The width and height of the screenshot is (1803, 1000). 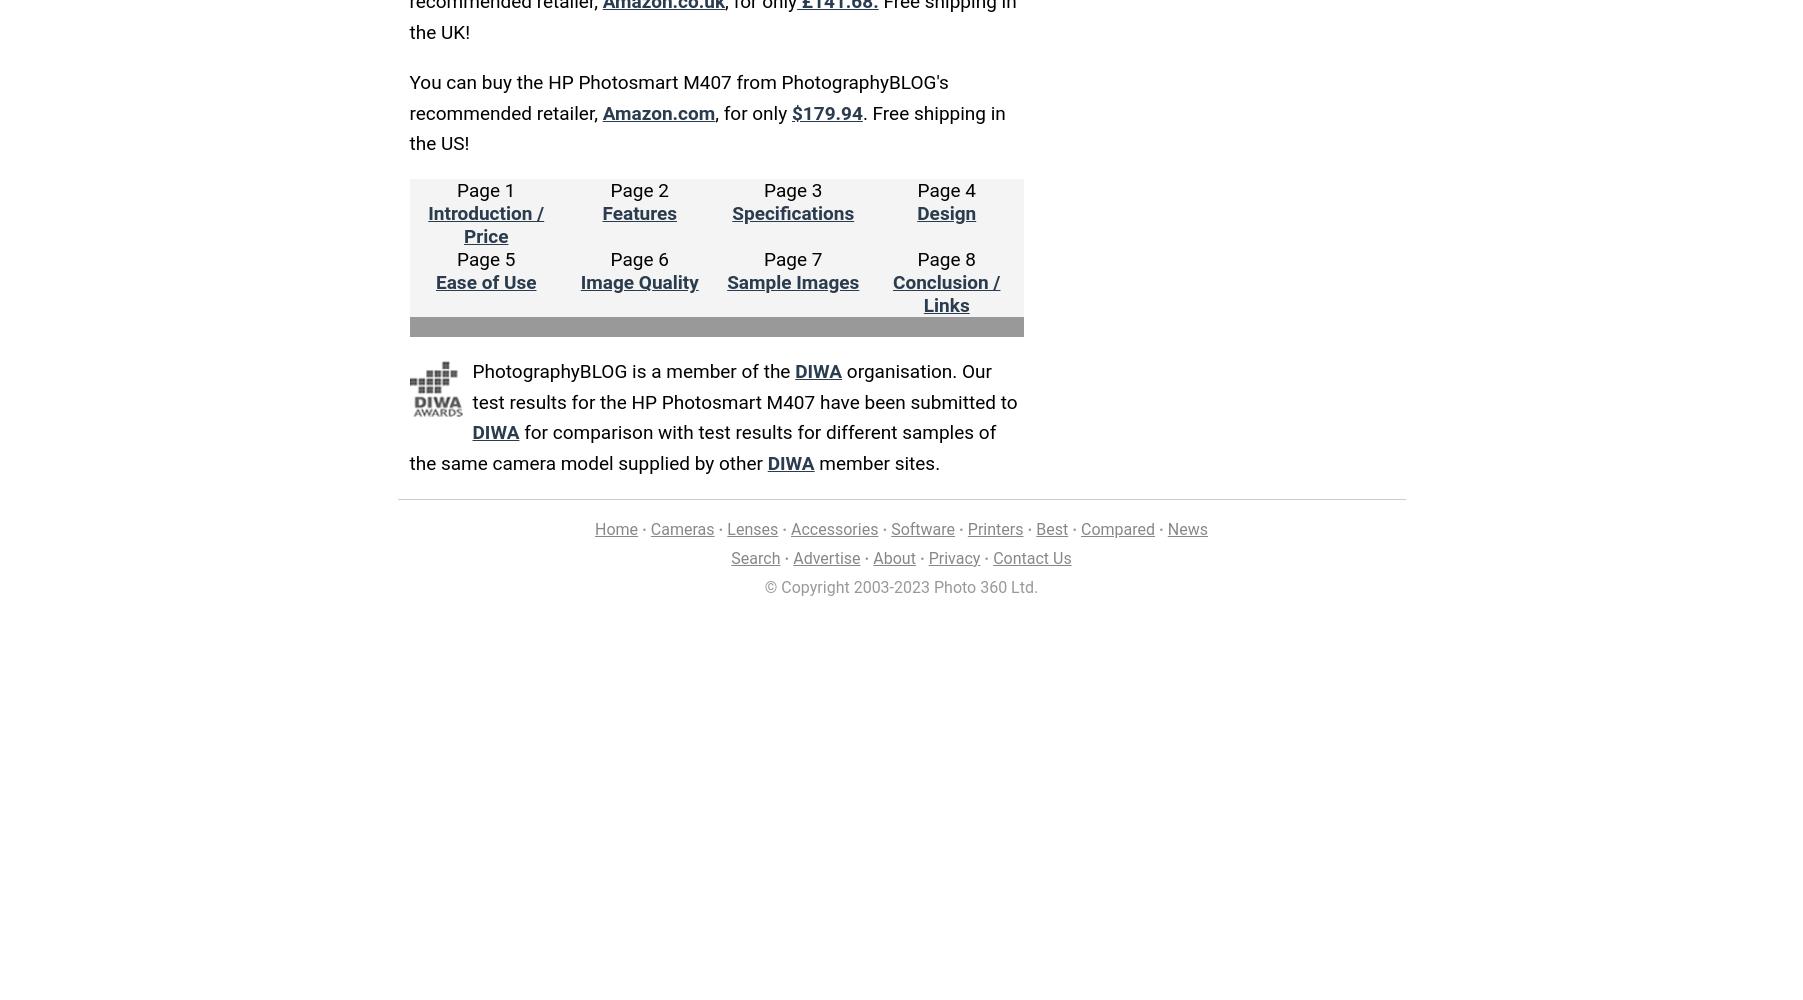 I want to click on 'Advertise', so click(x=825, y=557).